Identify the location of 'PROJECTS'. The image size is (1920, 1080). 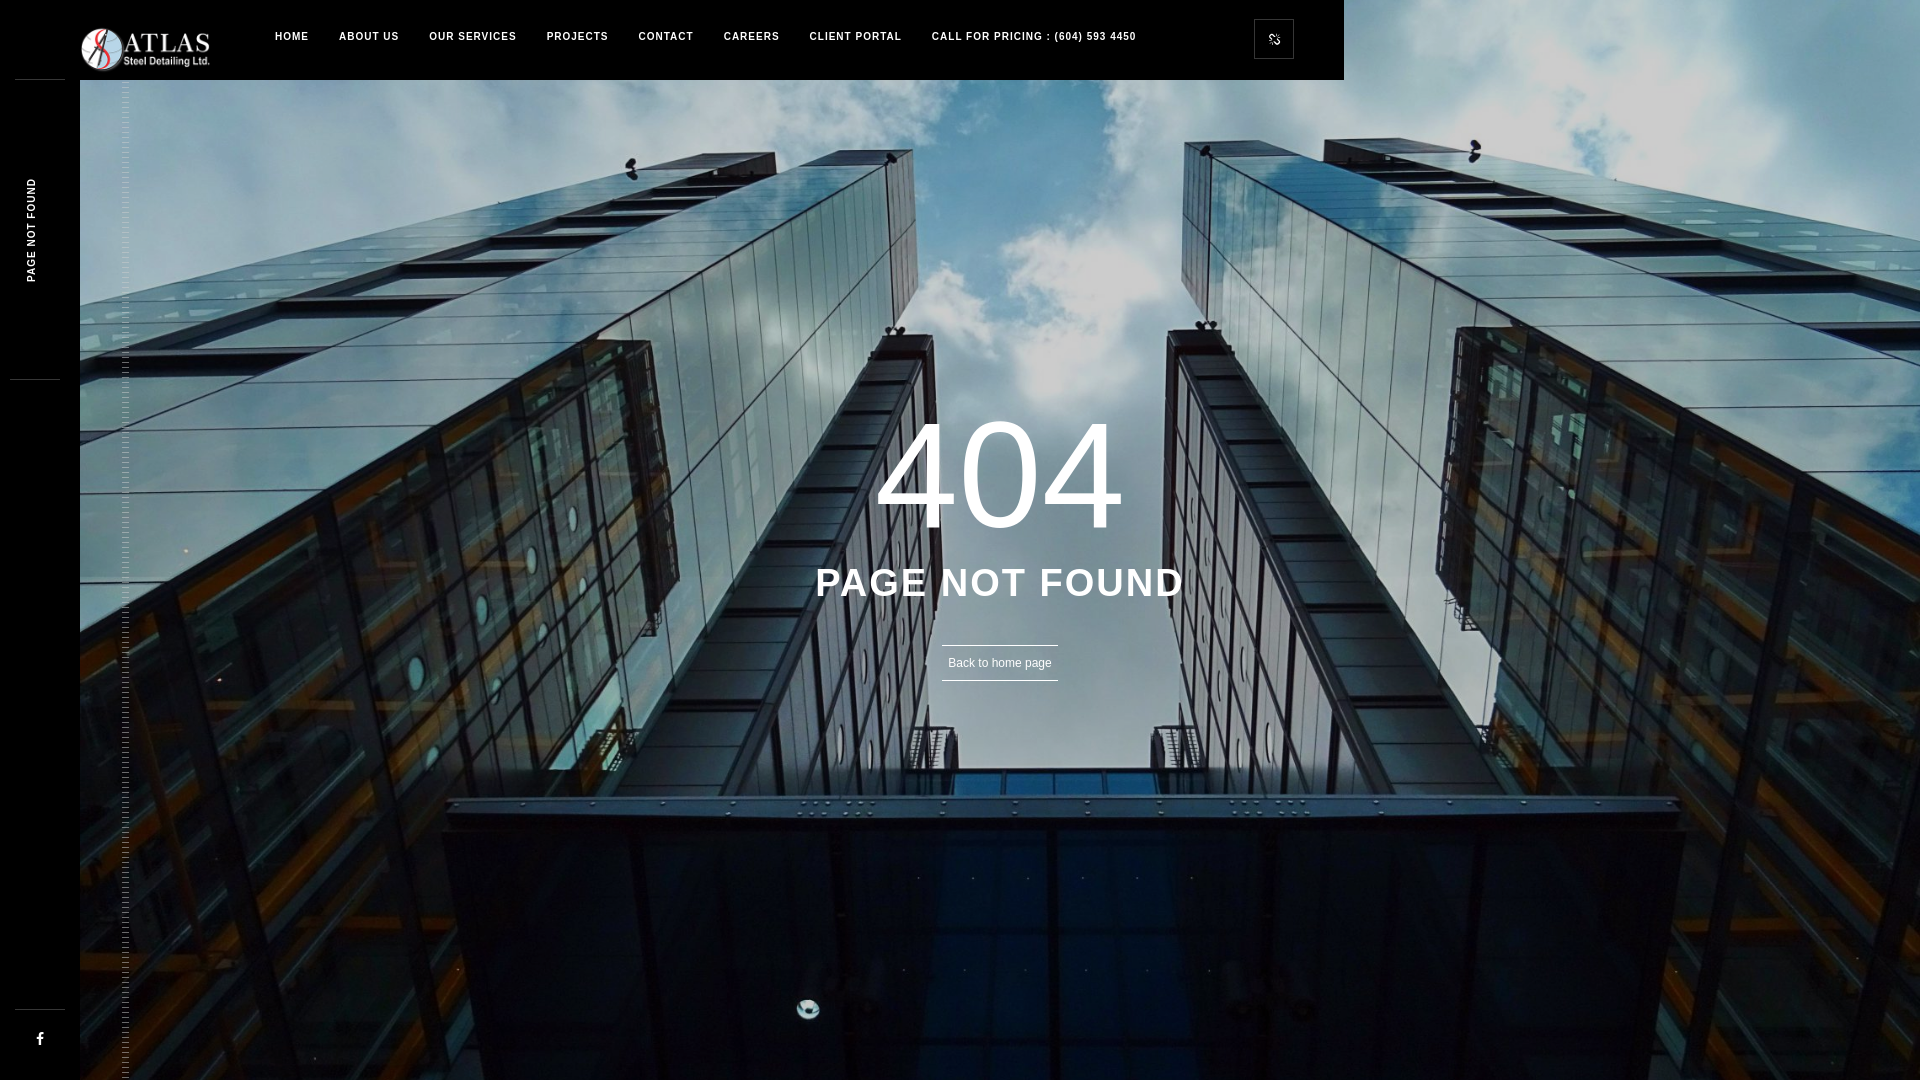
(576, 37).